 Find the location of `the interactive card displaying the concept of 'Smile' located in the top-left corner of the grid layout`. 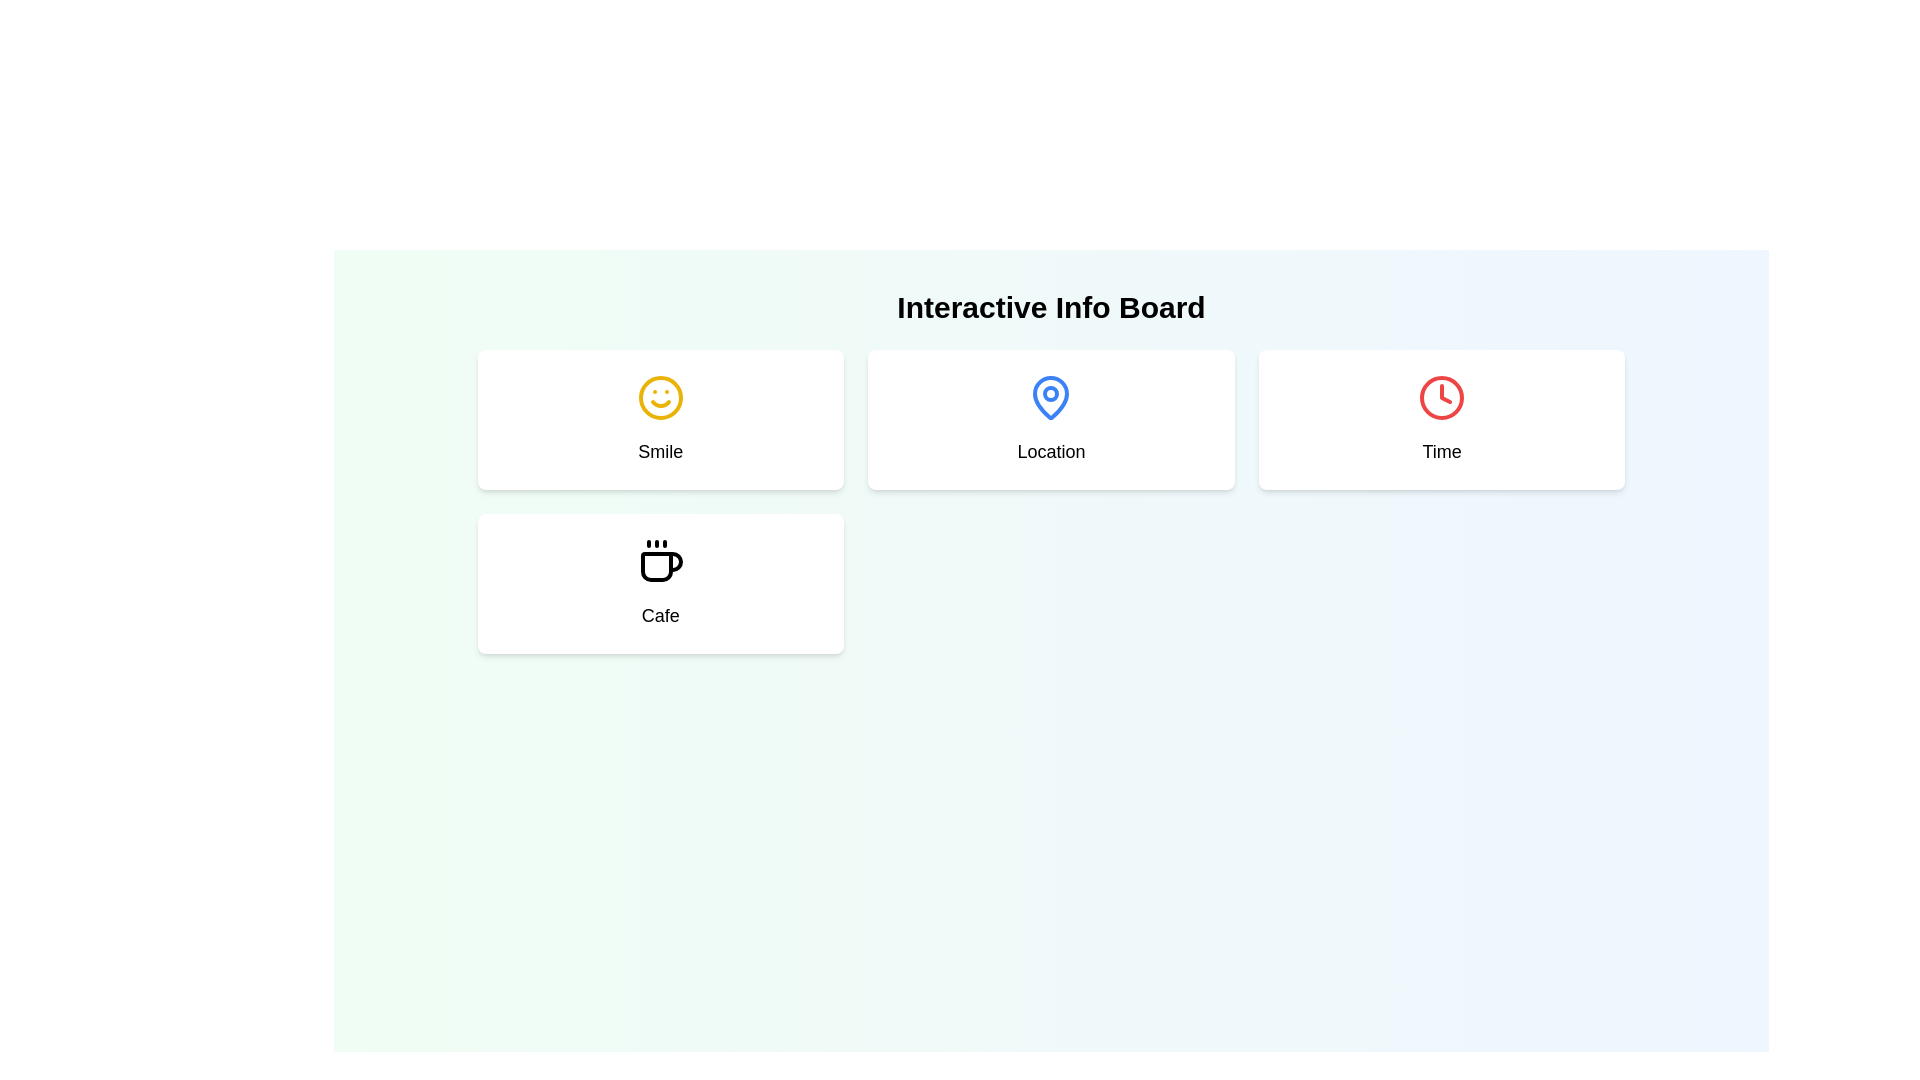

the interactive card displaying the concept of 'Smile' located in the top-left corner of the grid layout is located at coordinates (660, 419).